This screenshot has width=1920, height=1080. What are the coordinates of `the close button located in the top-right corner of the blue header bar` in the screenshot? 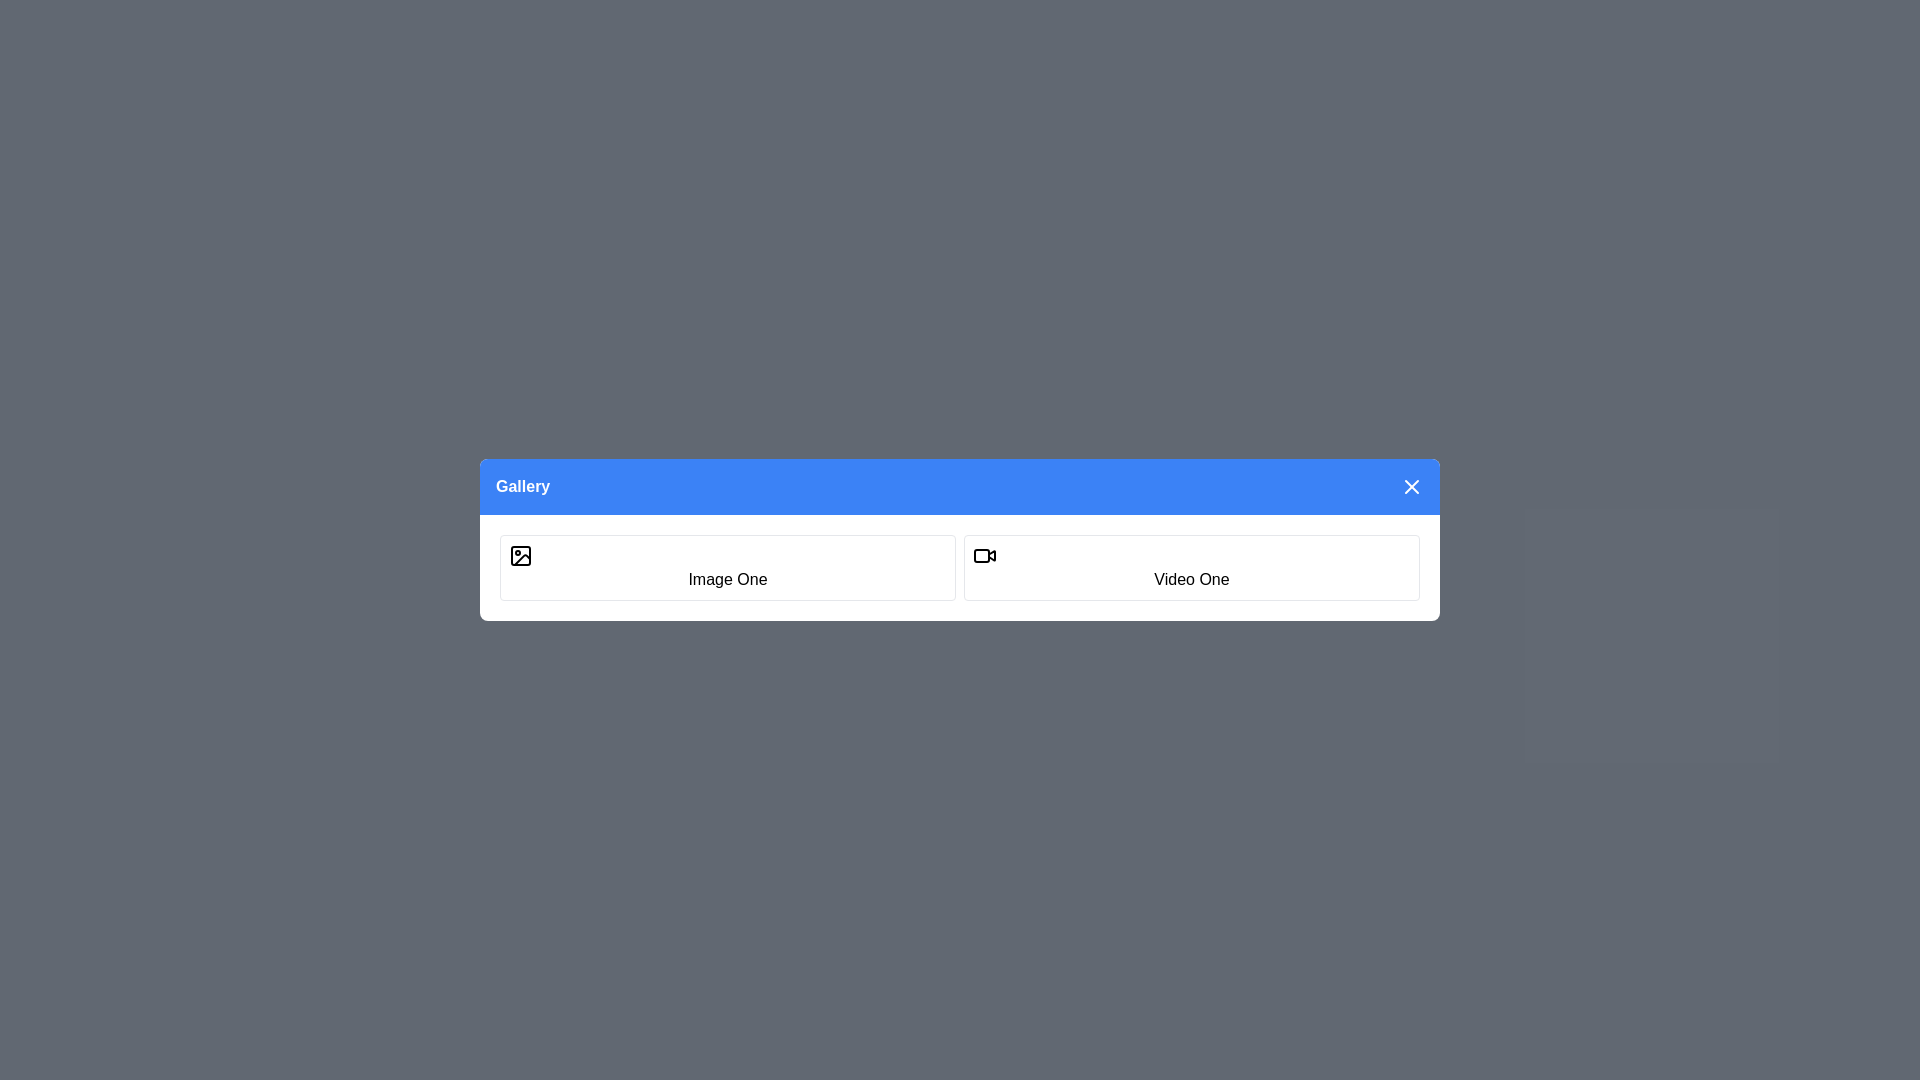 It's located at (1410, 486).